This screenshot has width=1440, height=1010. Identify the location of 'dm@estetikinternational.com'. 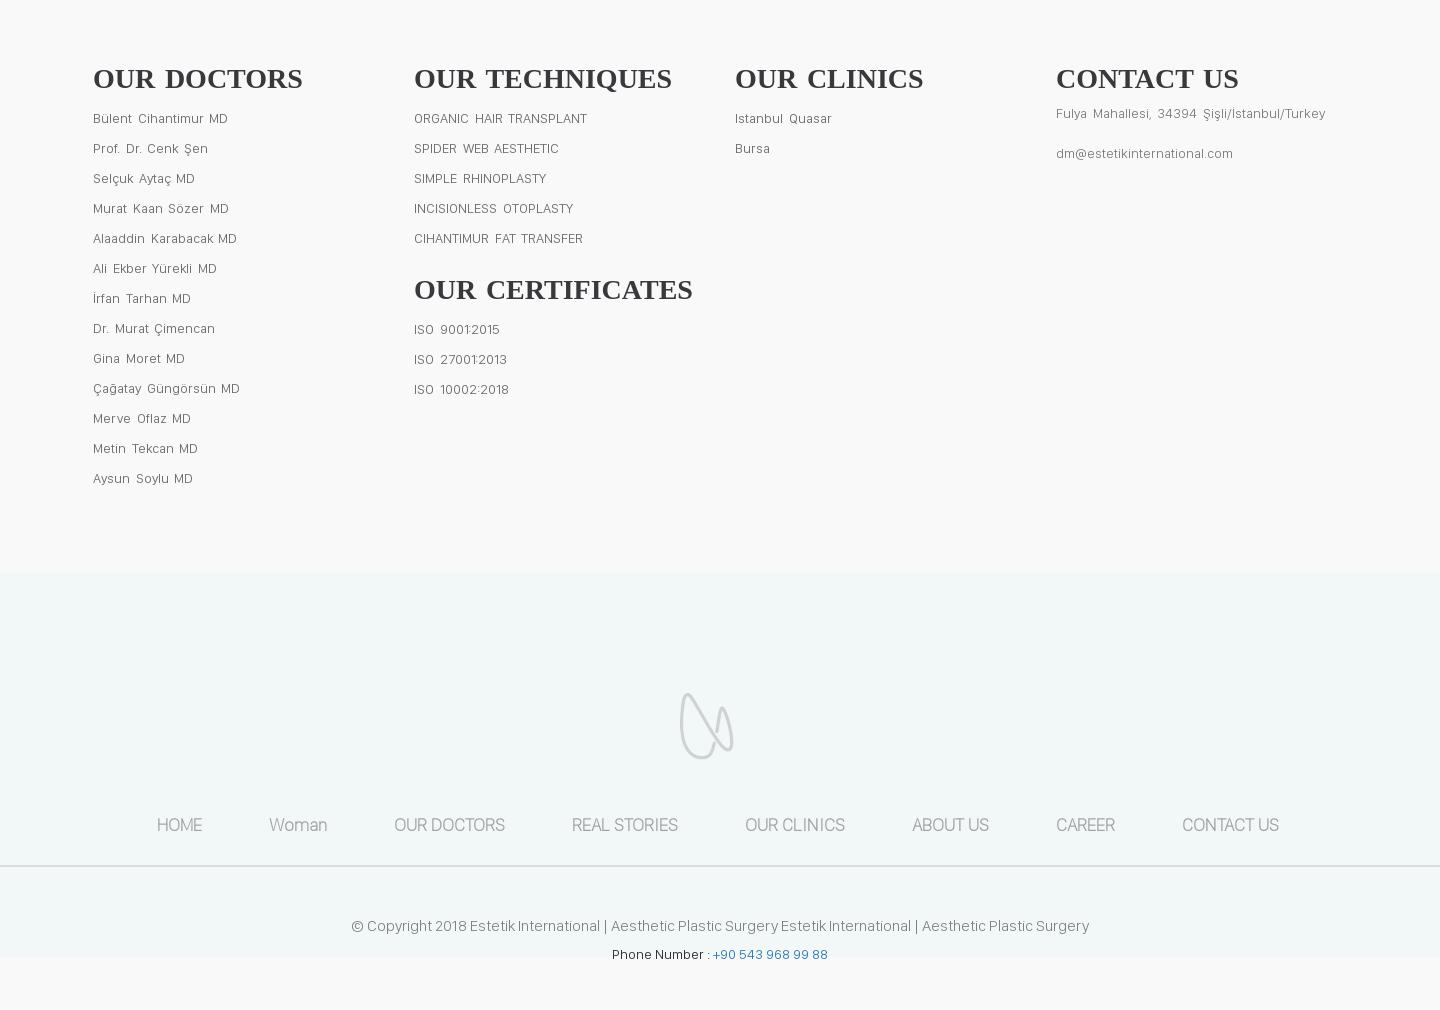
(1144, 151).